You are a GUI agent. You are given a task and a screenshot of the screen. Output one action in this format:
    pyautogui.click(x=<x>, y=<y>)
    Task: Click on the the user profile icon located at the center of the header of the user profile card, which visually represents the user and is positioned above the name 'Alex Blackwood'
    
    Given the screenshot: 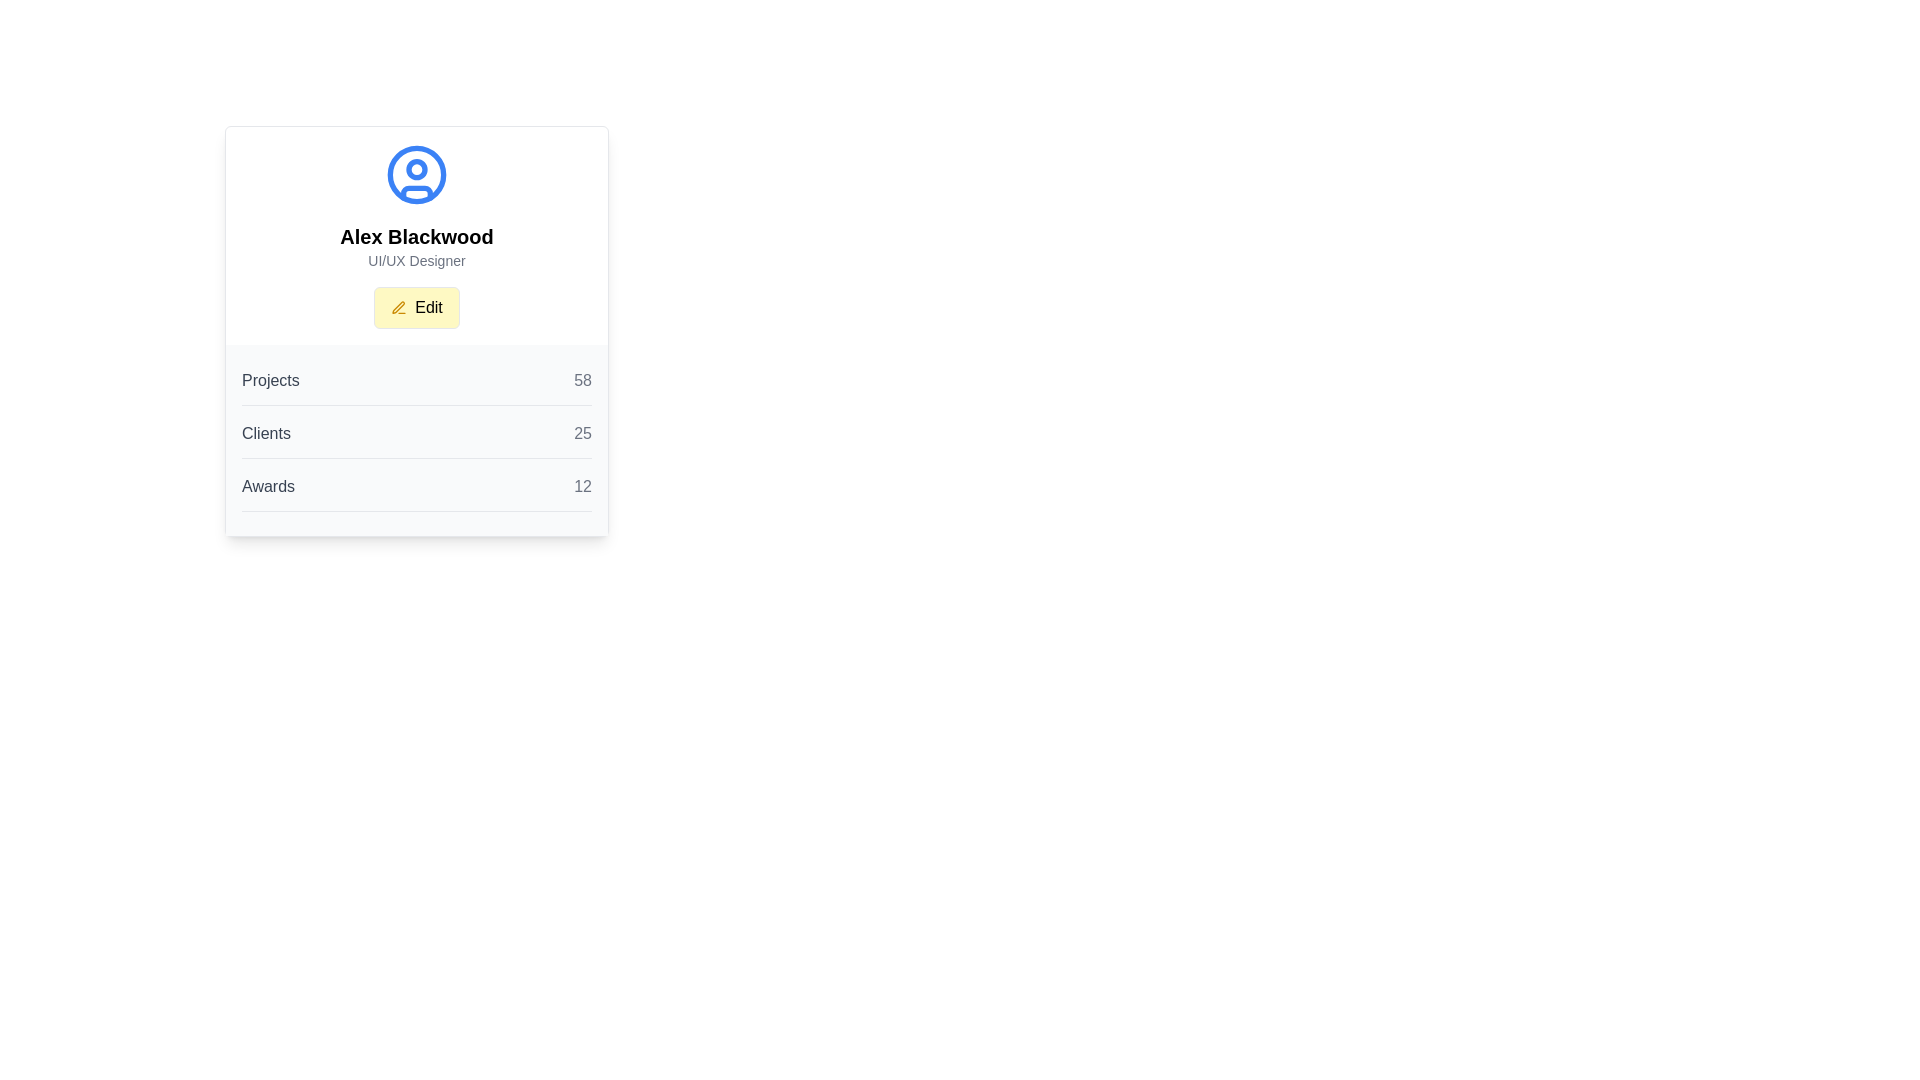 What is the action you would take?
    pyautogui.click(x=416, y=173)
    